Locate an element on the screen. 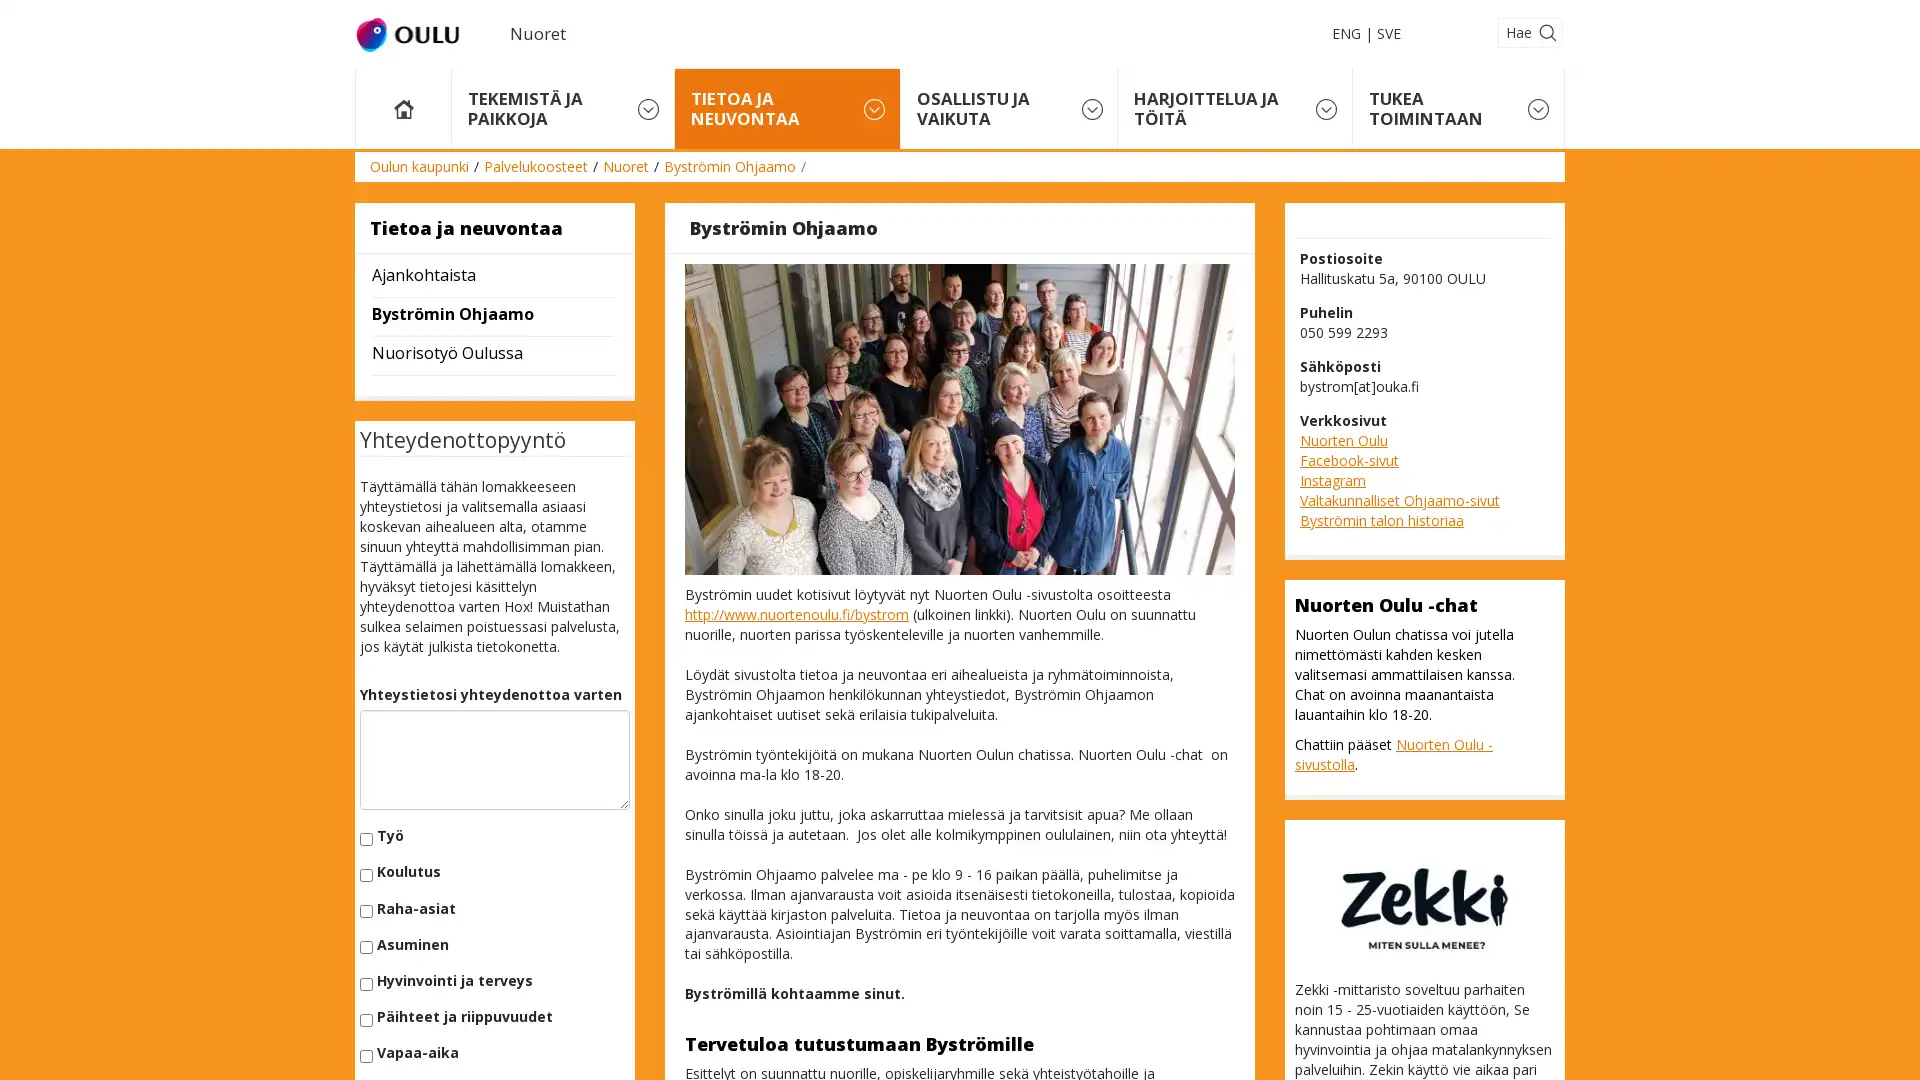 This screenshot has width=1920, height=1080. Avaa valikko Harjoittelua ja toita is located at coordinates (1325, 108).